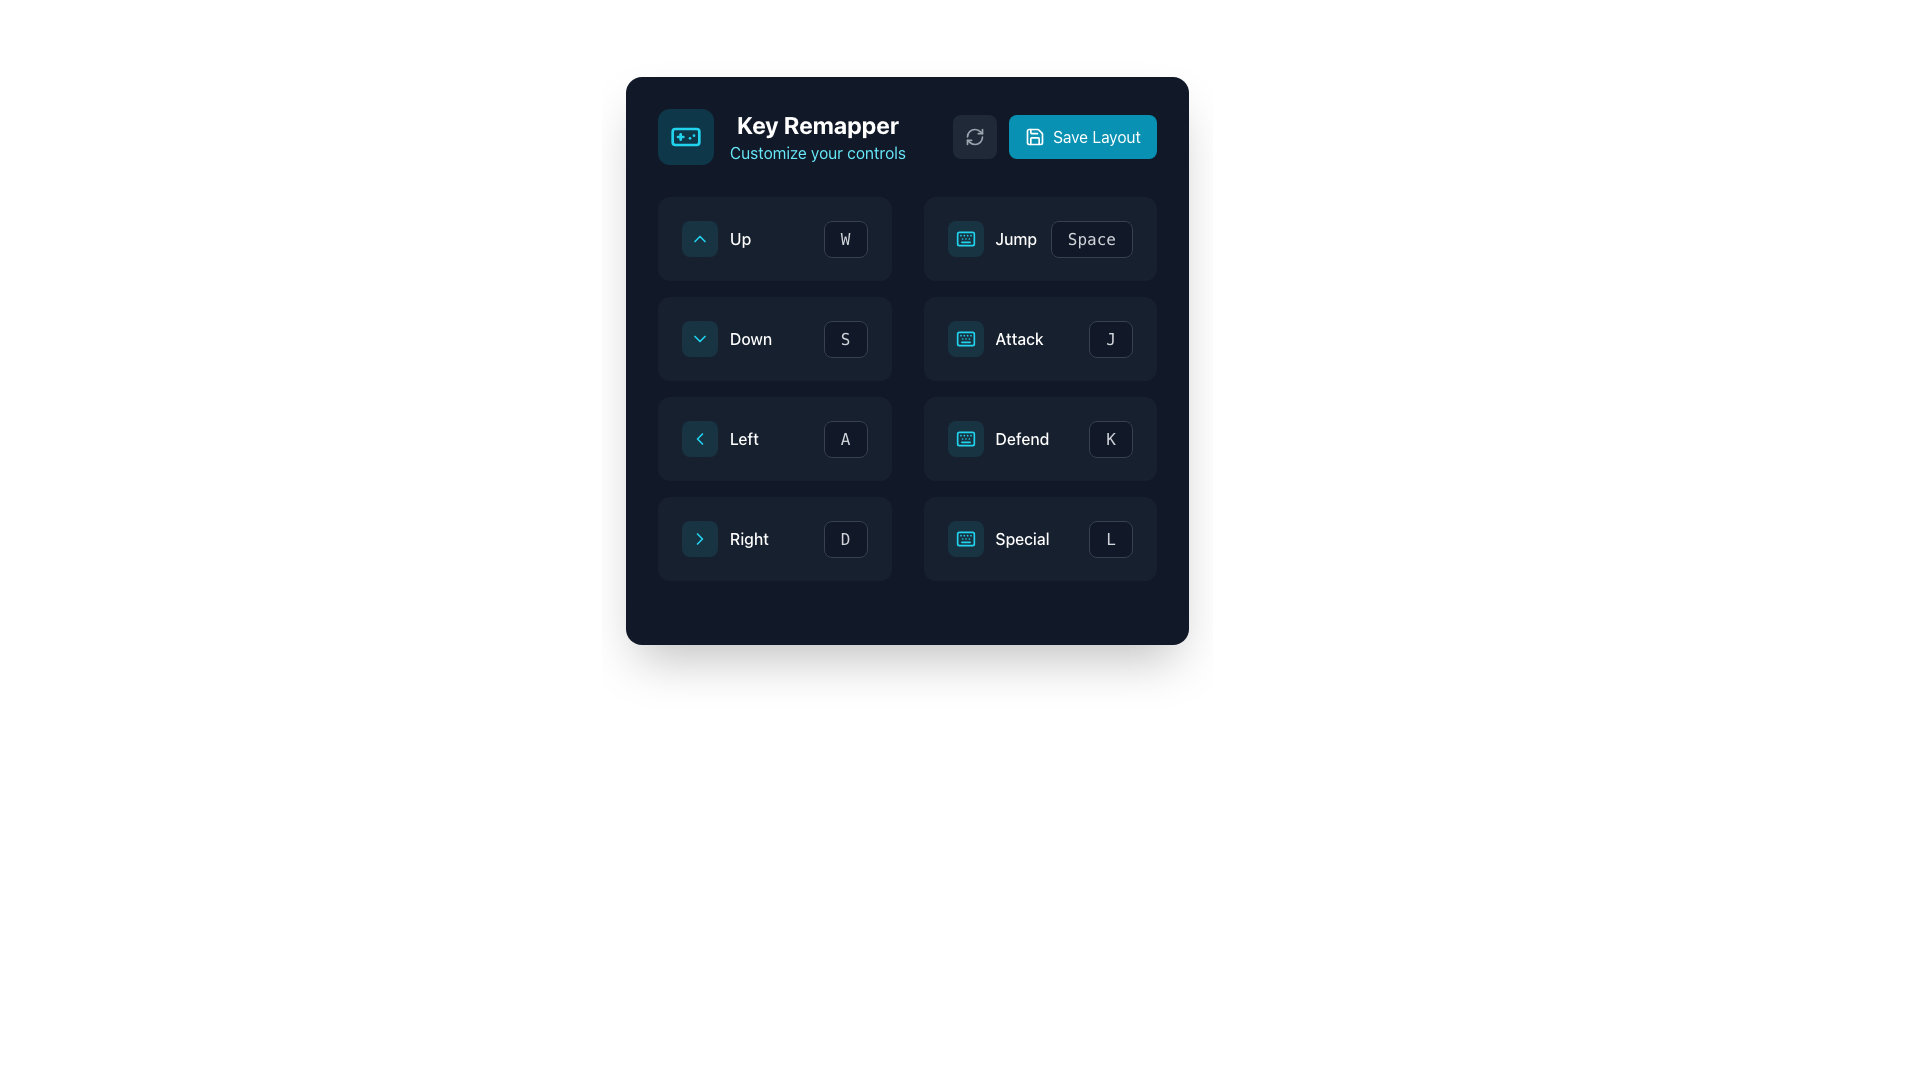  I want to click on the 'Defend' control mapping button associated with the 'K' key, so click(1040, 438).